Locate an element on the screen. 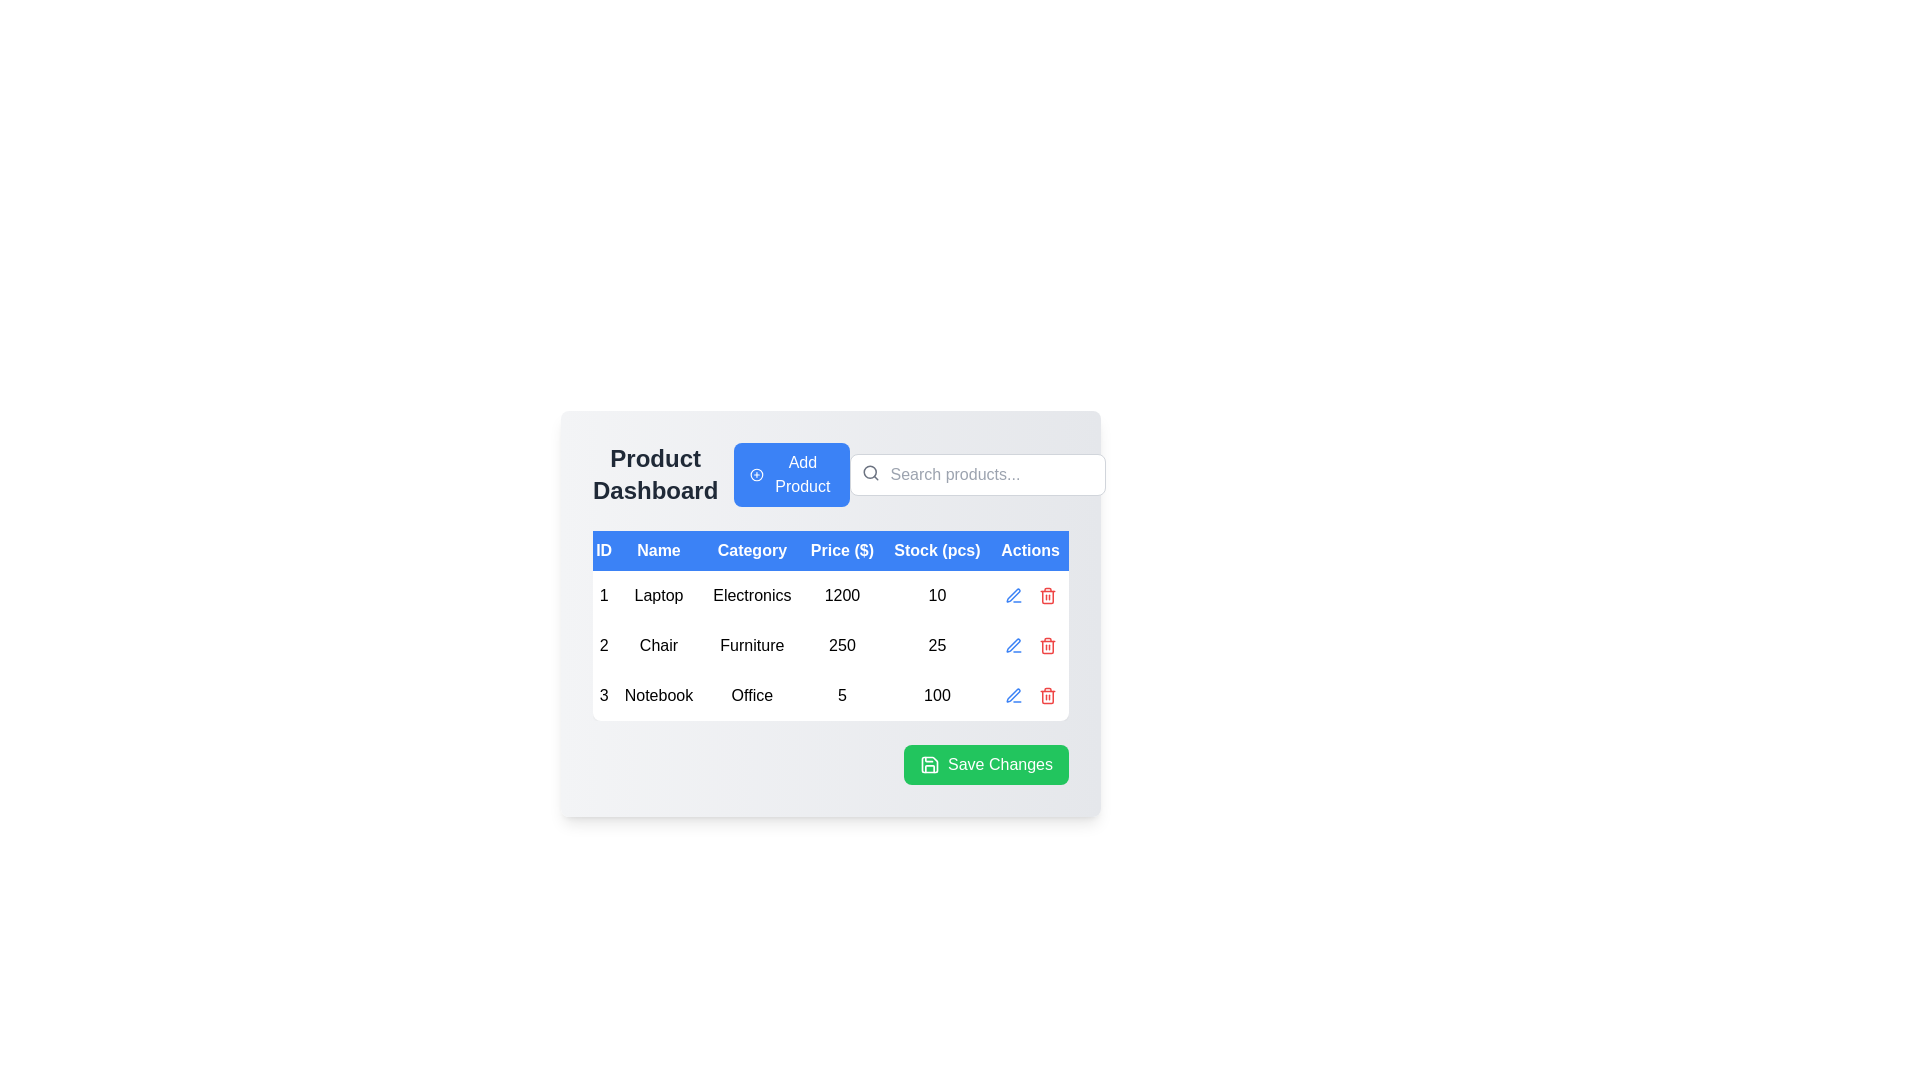 The height and width of the screenshot is (1080, 1920). the small rectangular text box displaying the number '1' in black text, which is positioned at the very left of the first row in the table is located at coordinates (603, 595).